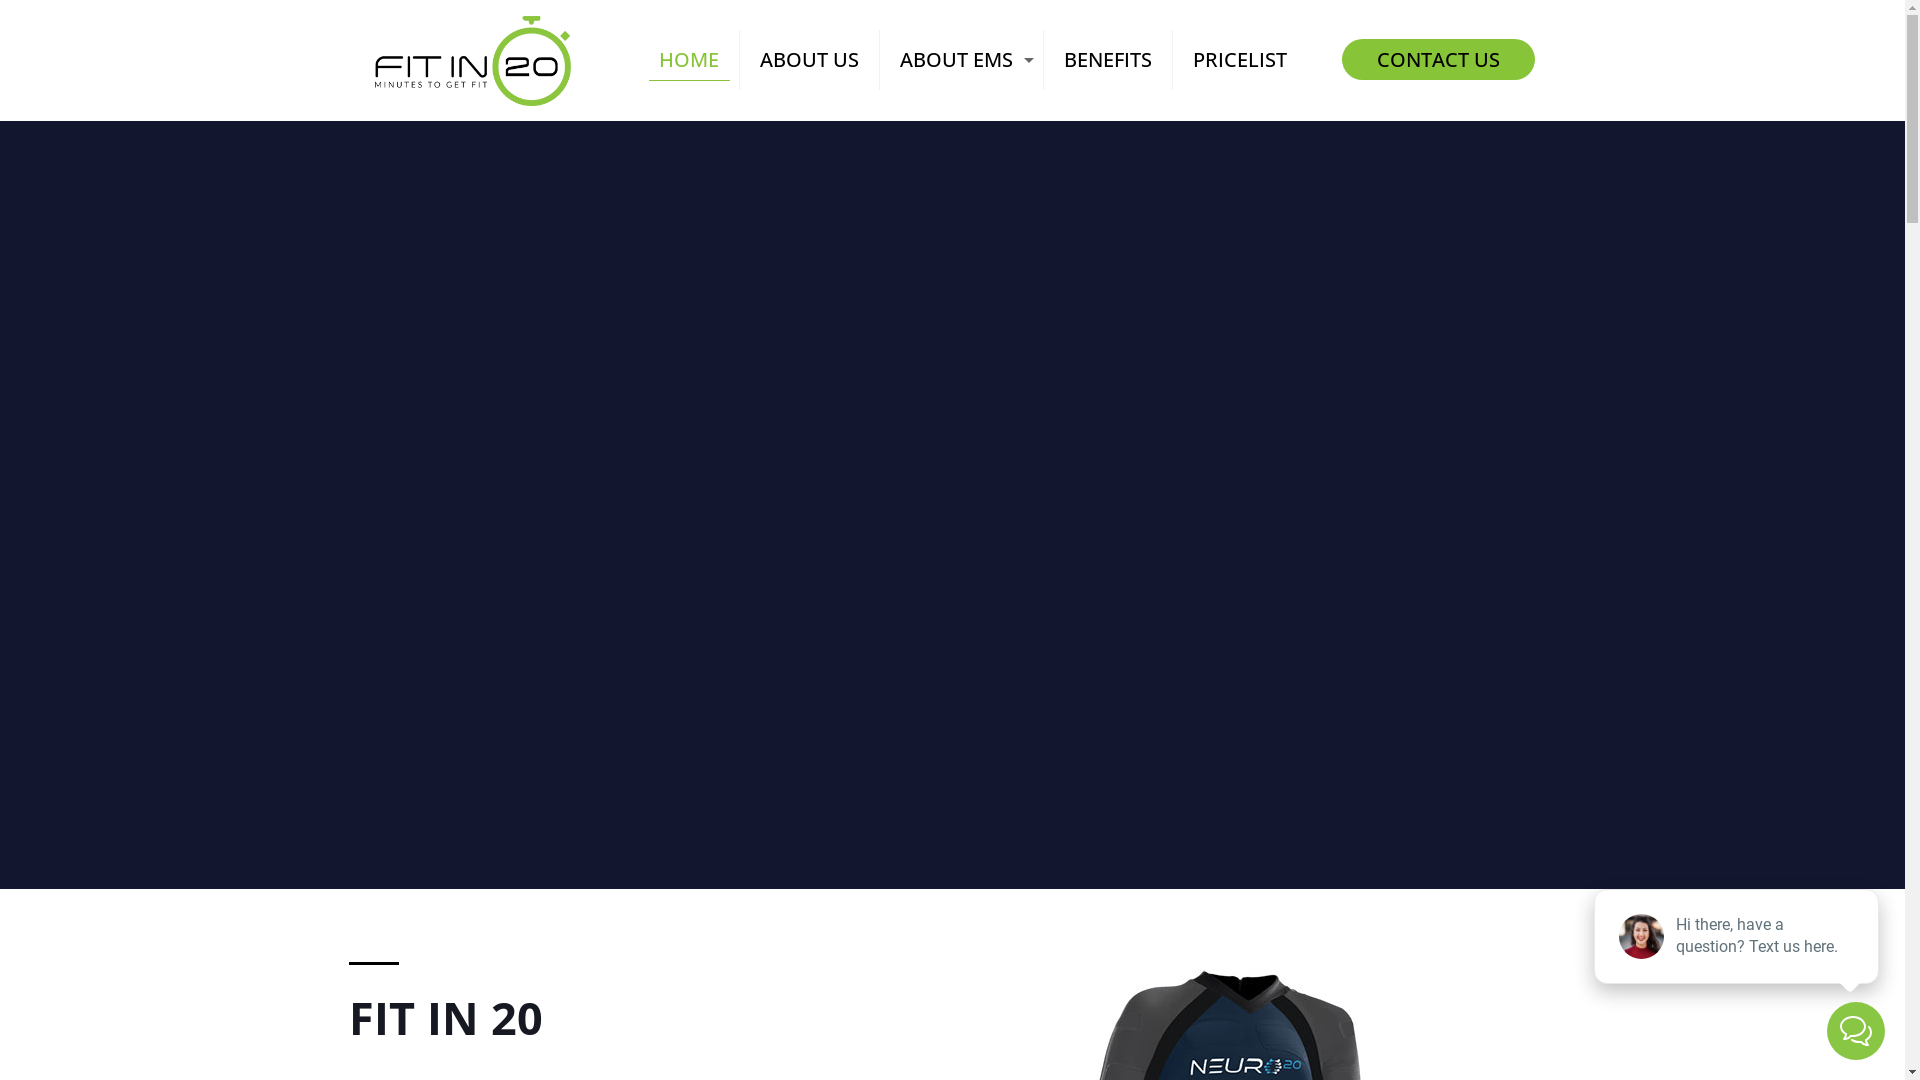  Describe the element at coordinates (689, 59) in the screenshot. I see `'HOME'` at that location.